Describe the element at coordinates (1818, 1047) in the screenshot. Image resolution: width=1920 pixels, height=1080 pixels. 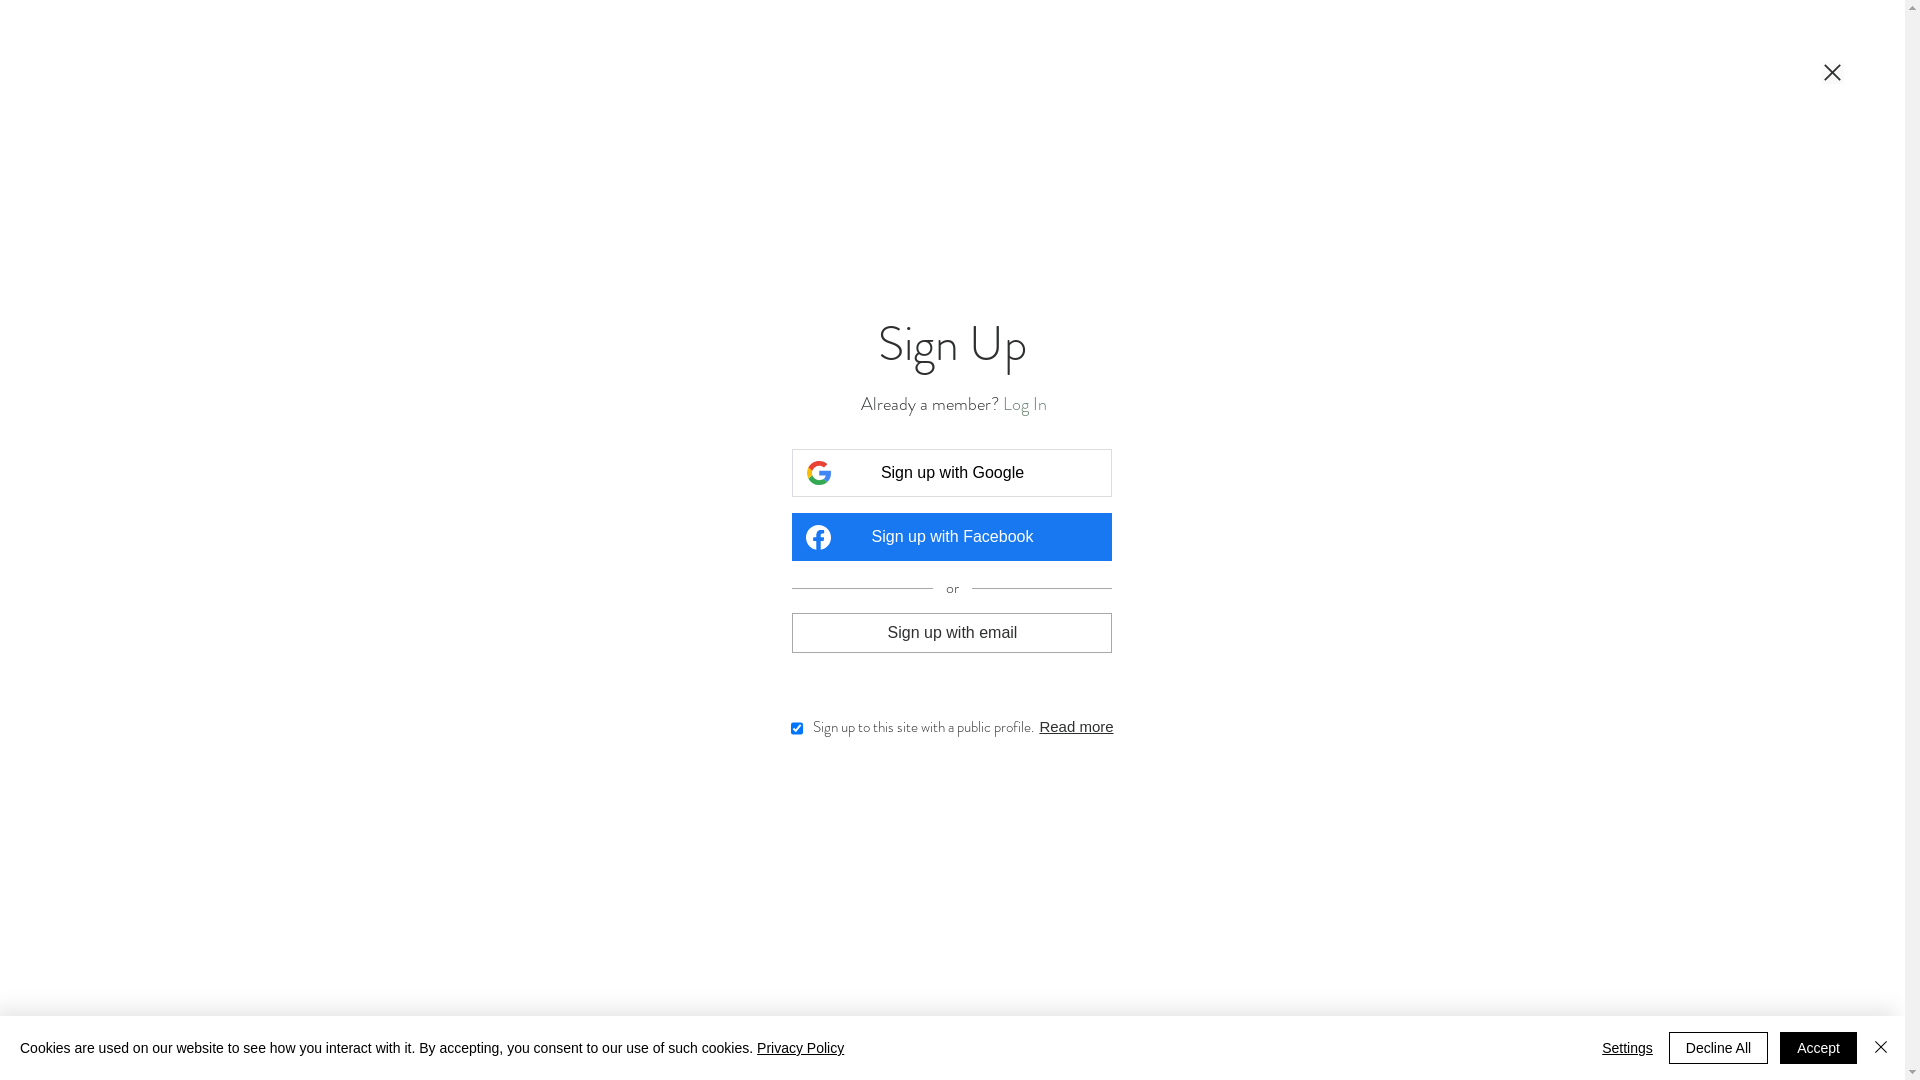
I see `'Accept'` at that location.